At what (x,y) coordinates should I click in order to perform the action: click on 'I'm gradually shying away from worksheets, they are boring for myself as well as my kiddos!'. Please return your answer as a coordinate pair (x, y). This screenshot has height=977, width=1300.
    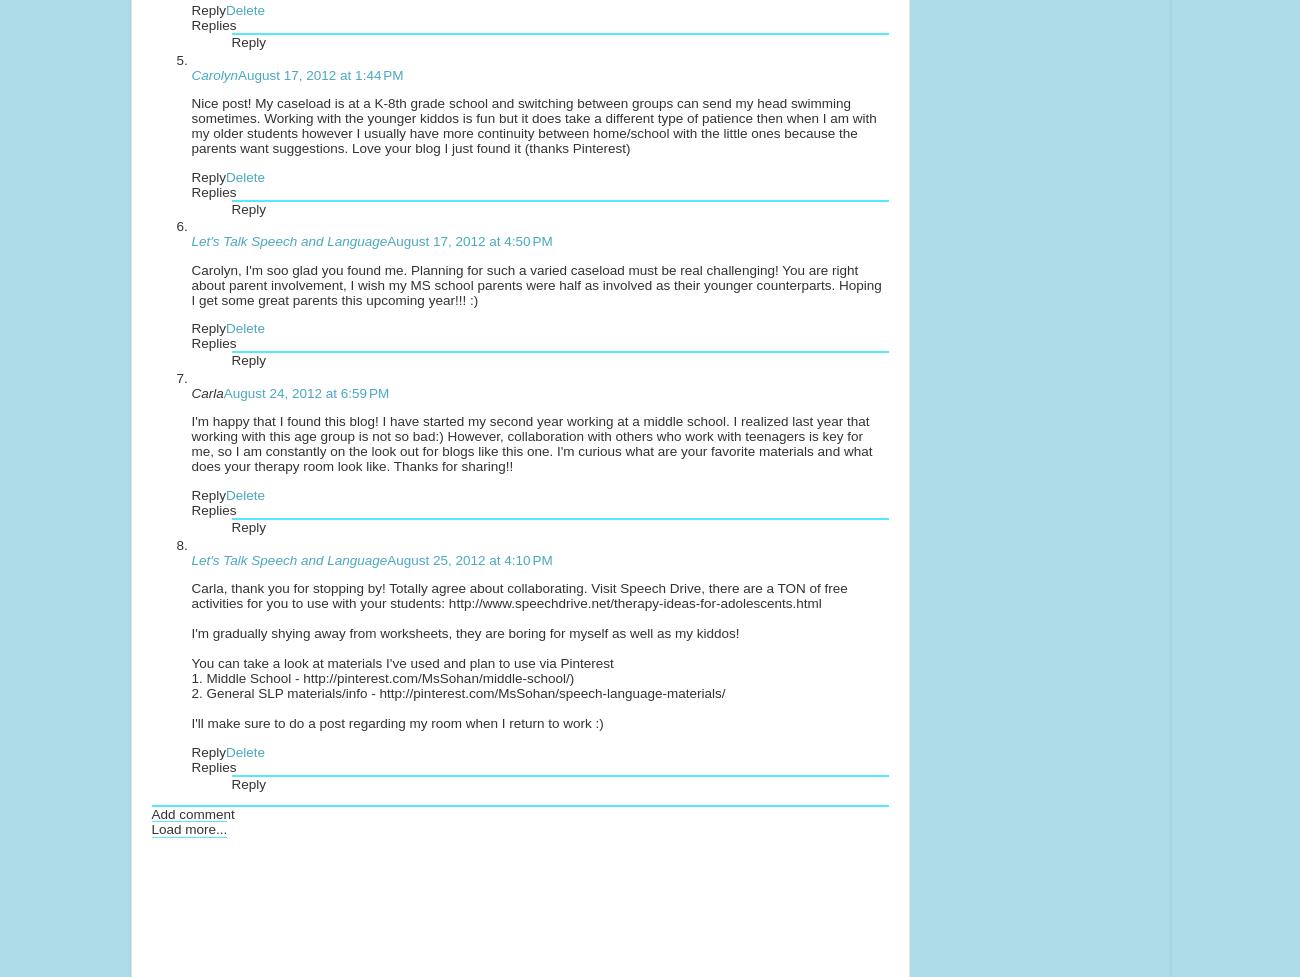
    Looking at the image, I should click on (464, 632).